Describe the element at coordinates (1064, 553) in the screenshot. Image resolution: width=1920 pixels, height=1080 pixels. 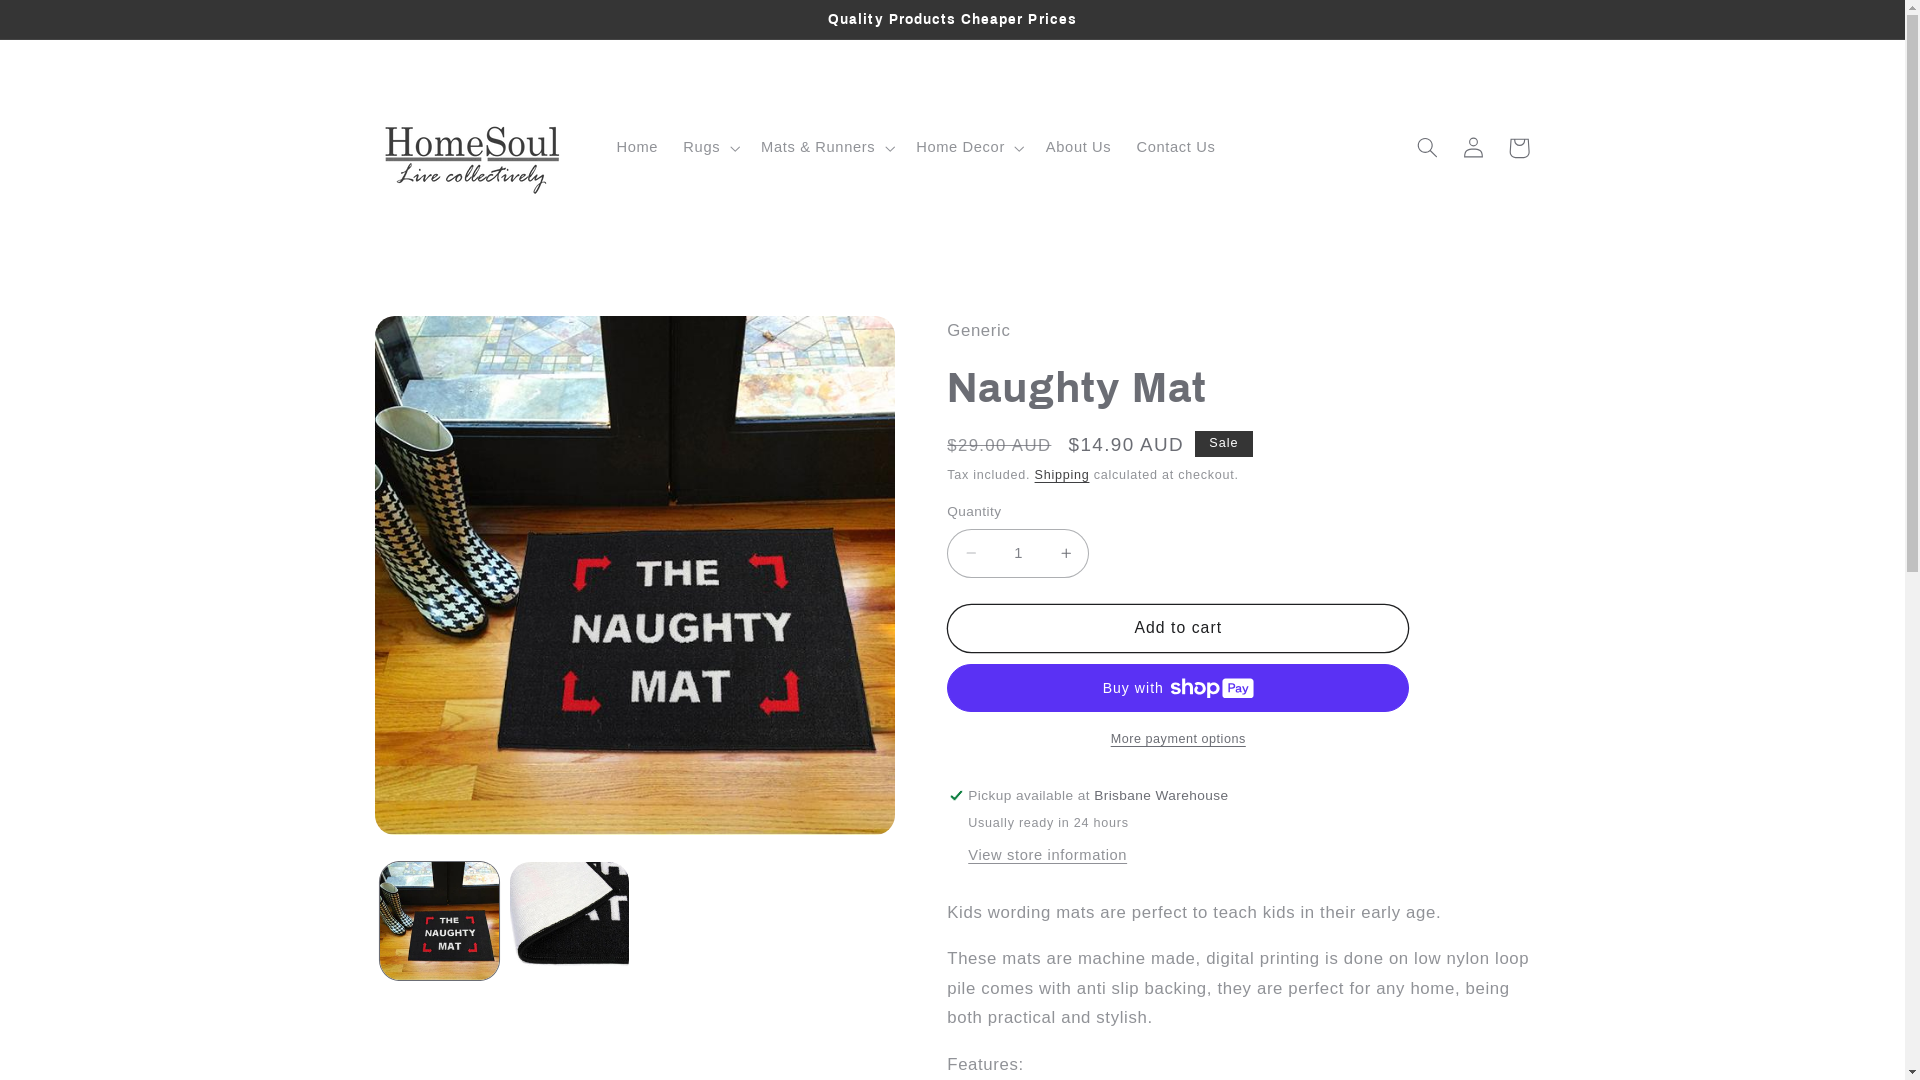
I see `'Increase quantity for Naughty Mat'` at that location.